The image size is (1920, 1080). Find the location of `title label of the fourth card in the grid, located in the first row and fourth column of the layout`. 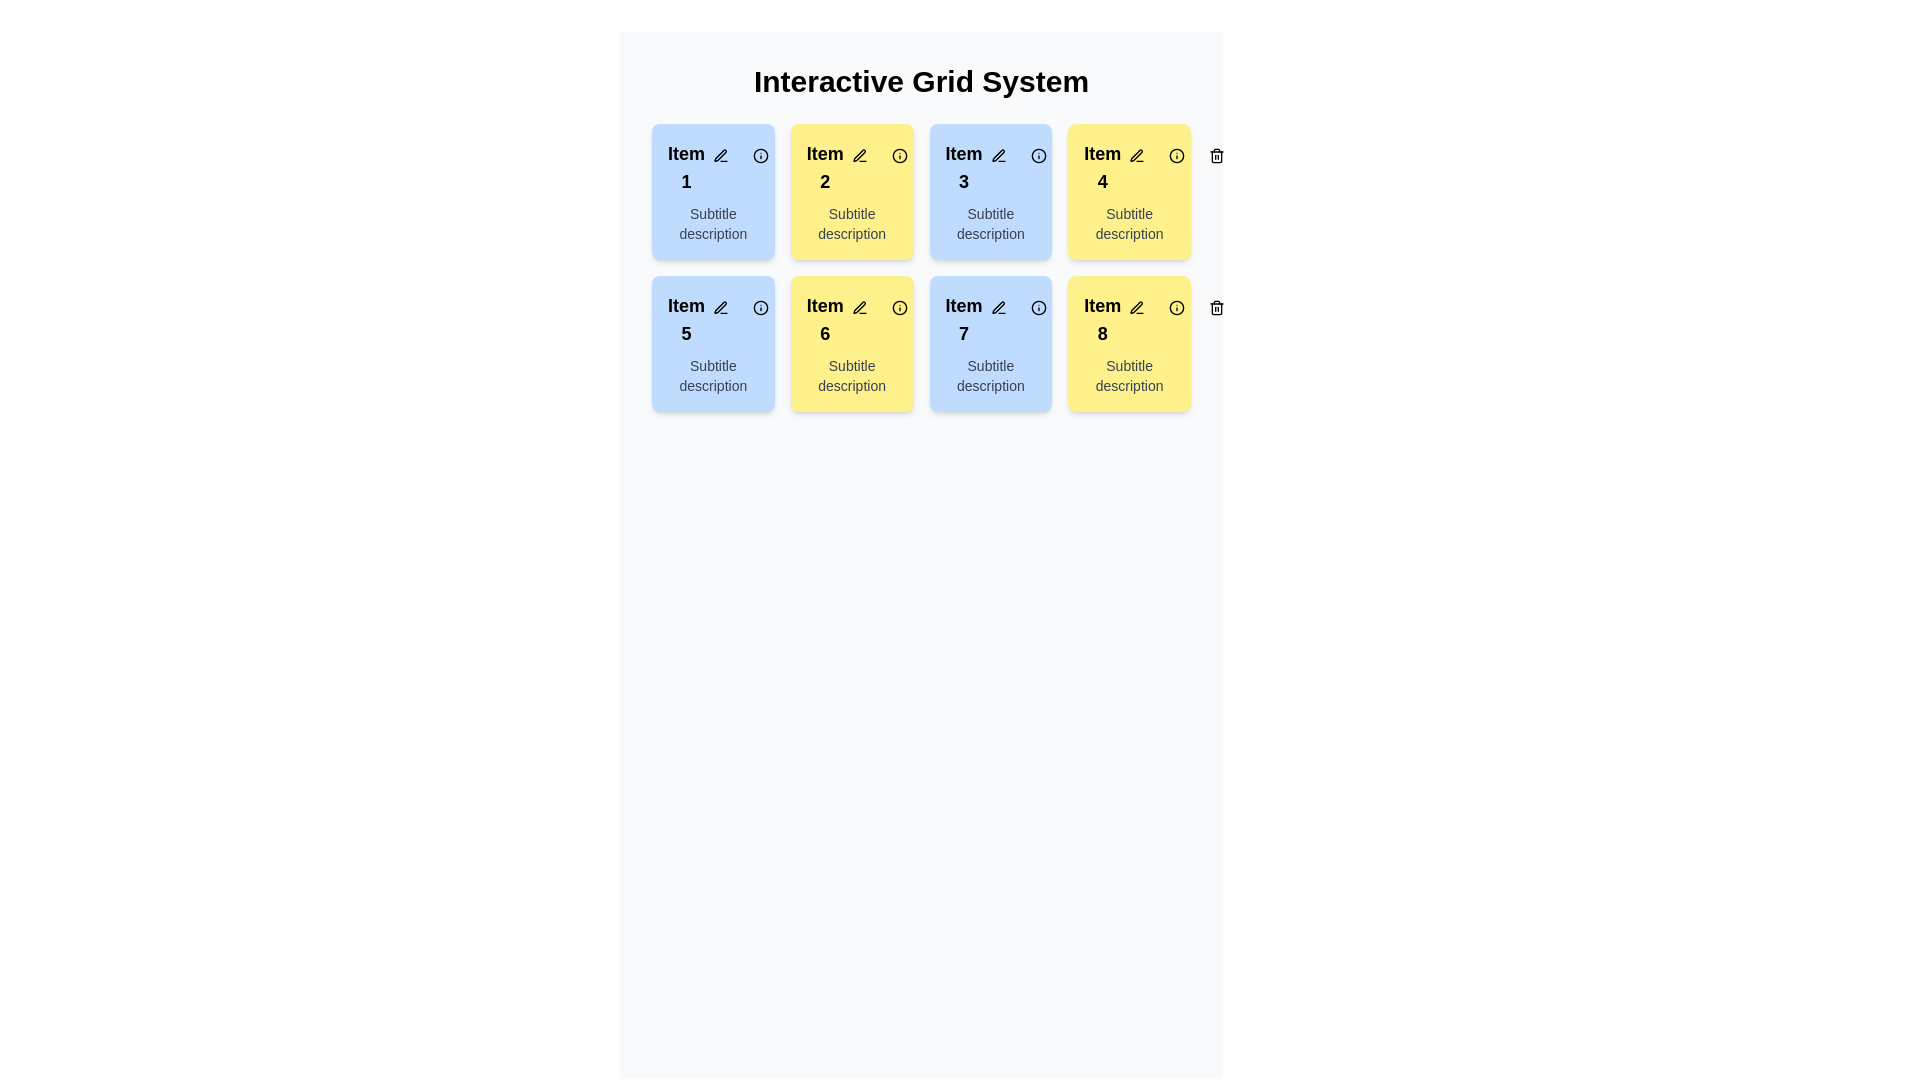

title label of the fourth card in the grid, located in the first row and fourth column of the layout is located at coordinates (1129, 167).